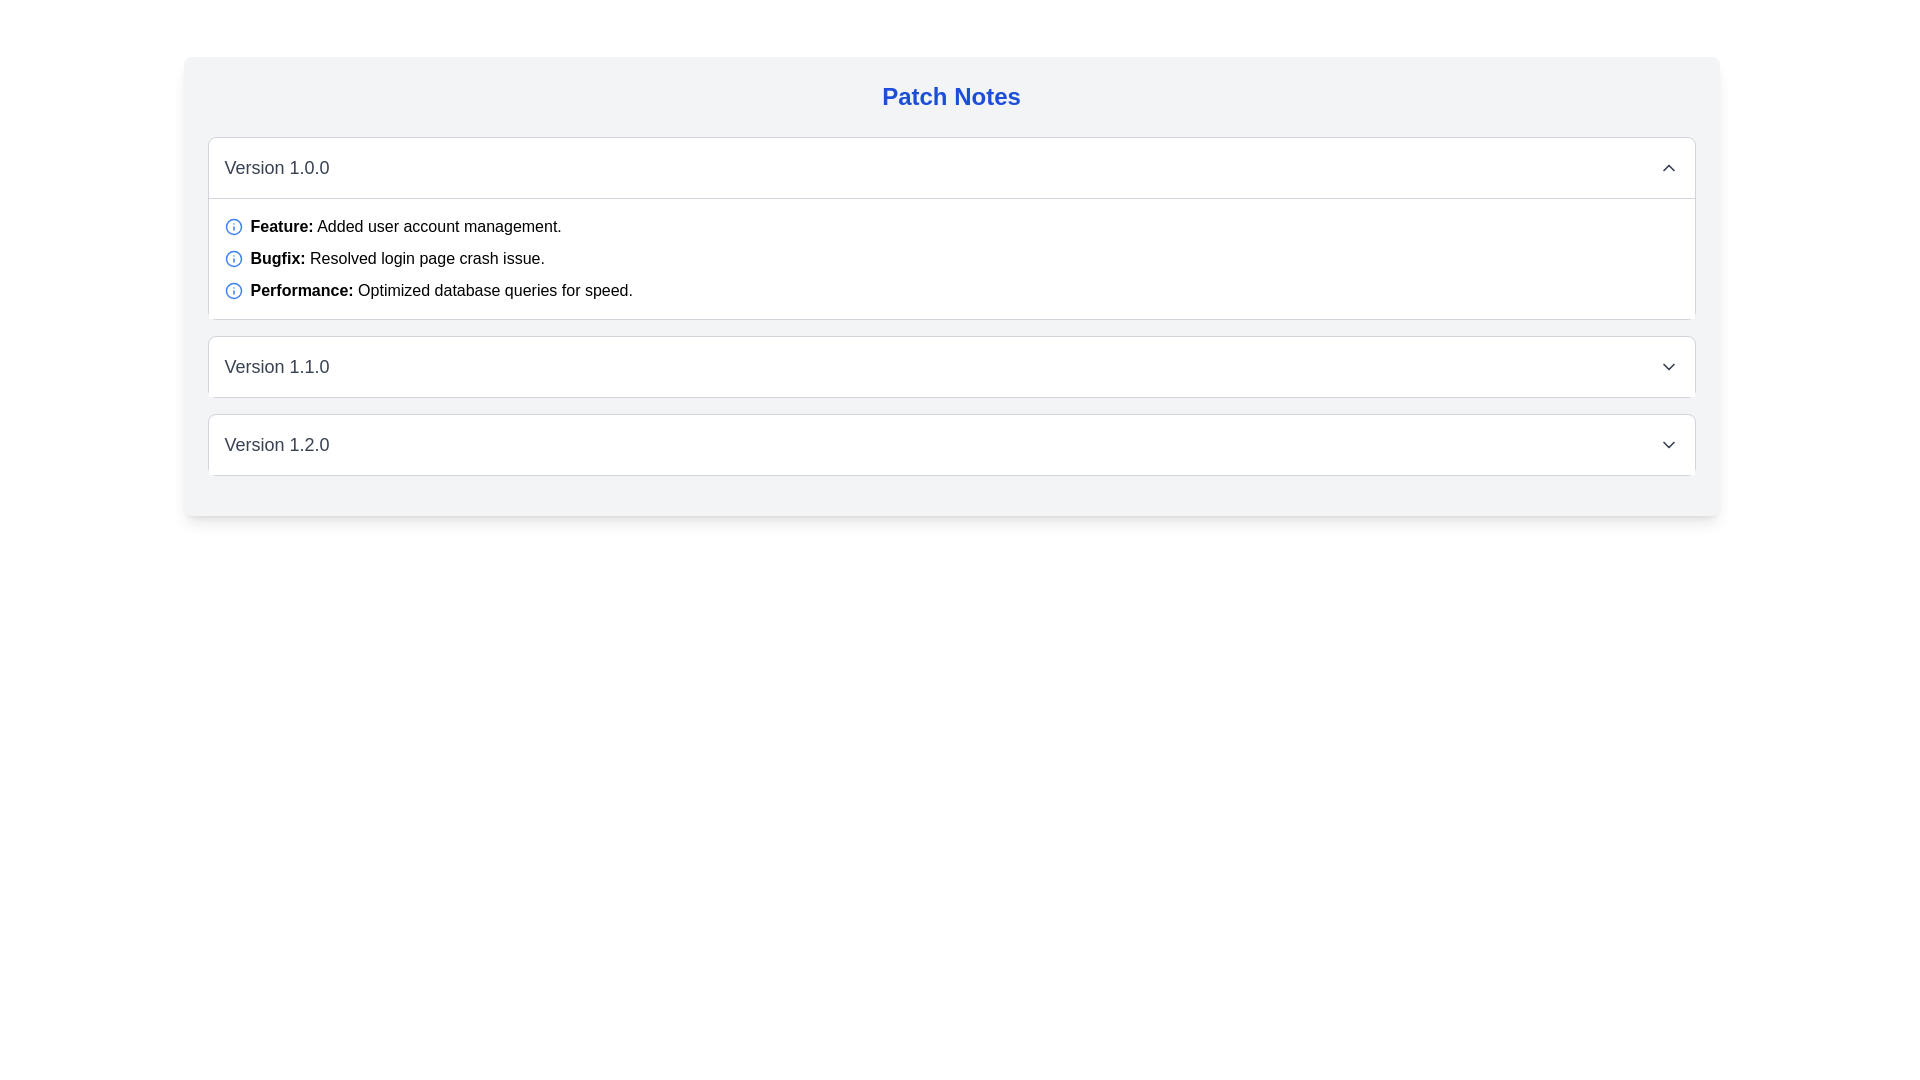 The image size is (1920, 1080). What do you see at coordinates (233, 257) in the screenshot?
I see `the graphical icon with a circular shape, which is blue and part of the indicator next to the 'Feature' list item in the 'Version 1.0.0' section` at bounding box center [233, 257].